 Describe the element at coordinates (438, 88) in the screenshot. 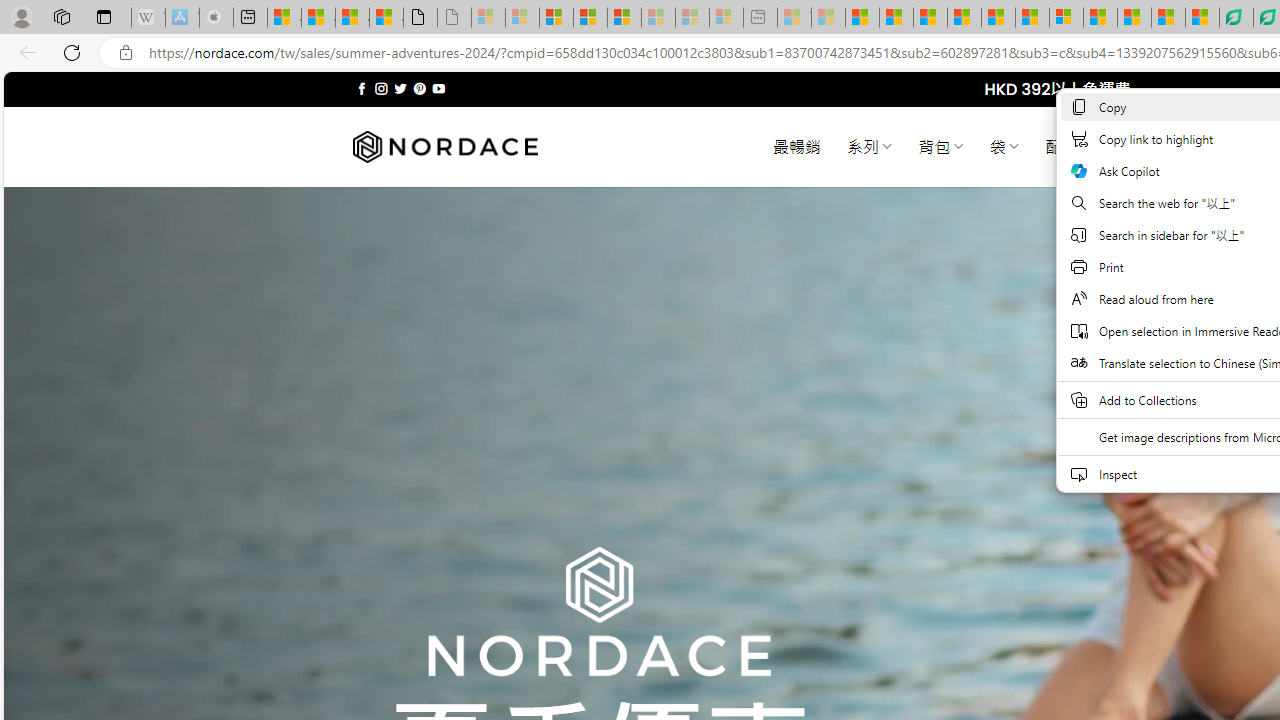

I see `'Follow on YouTube'` at that location.